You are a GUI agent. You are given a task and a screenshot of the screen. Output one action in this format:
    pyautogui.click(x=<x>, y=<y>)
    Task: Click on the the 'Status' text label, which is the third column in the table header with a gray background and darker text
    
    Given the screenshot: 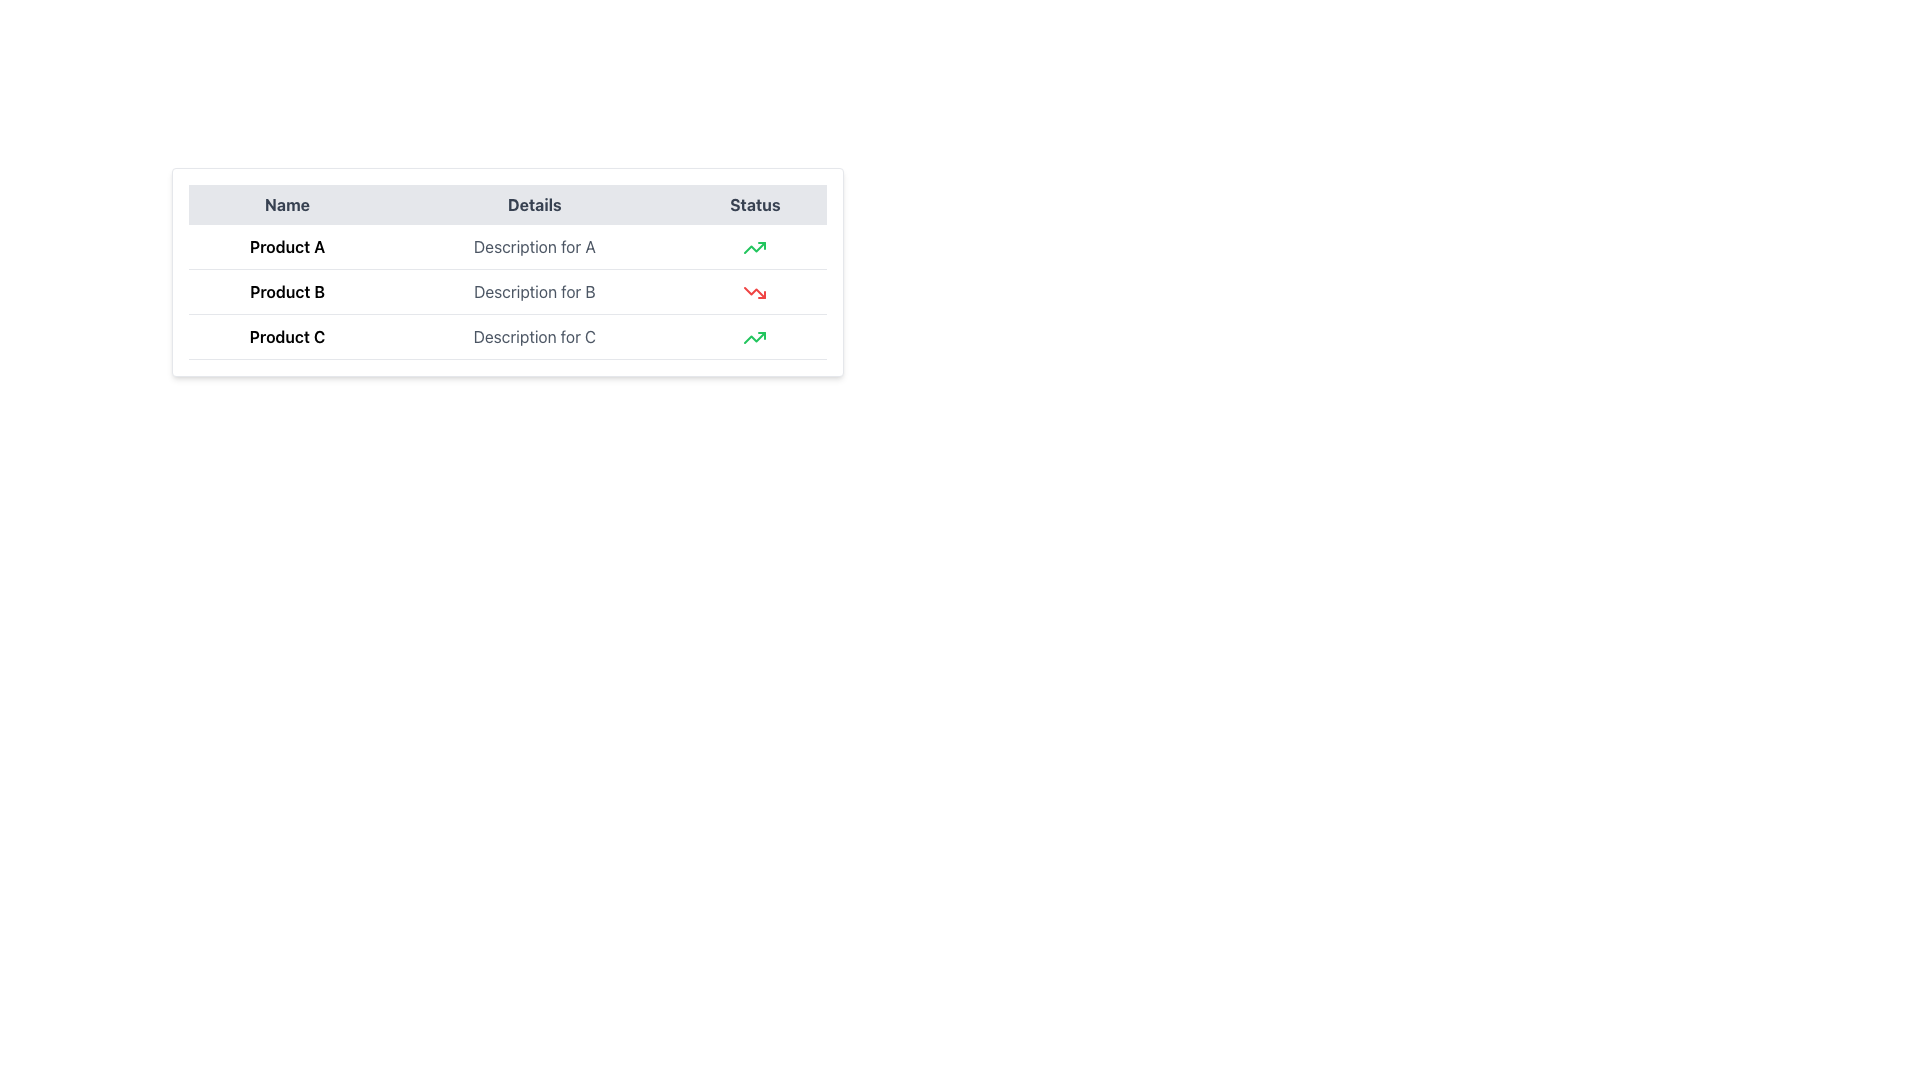 What is the action you would take?
    pyautogui.click(x=754, y=204)
    